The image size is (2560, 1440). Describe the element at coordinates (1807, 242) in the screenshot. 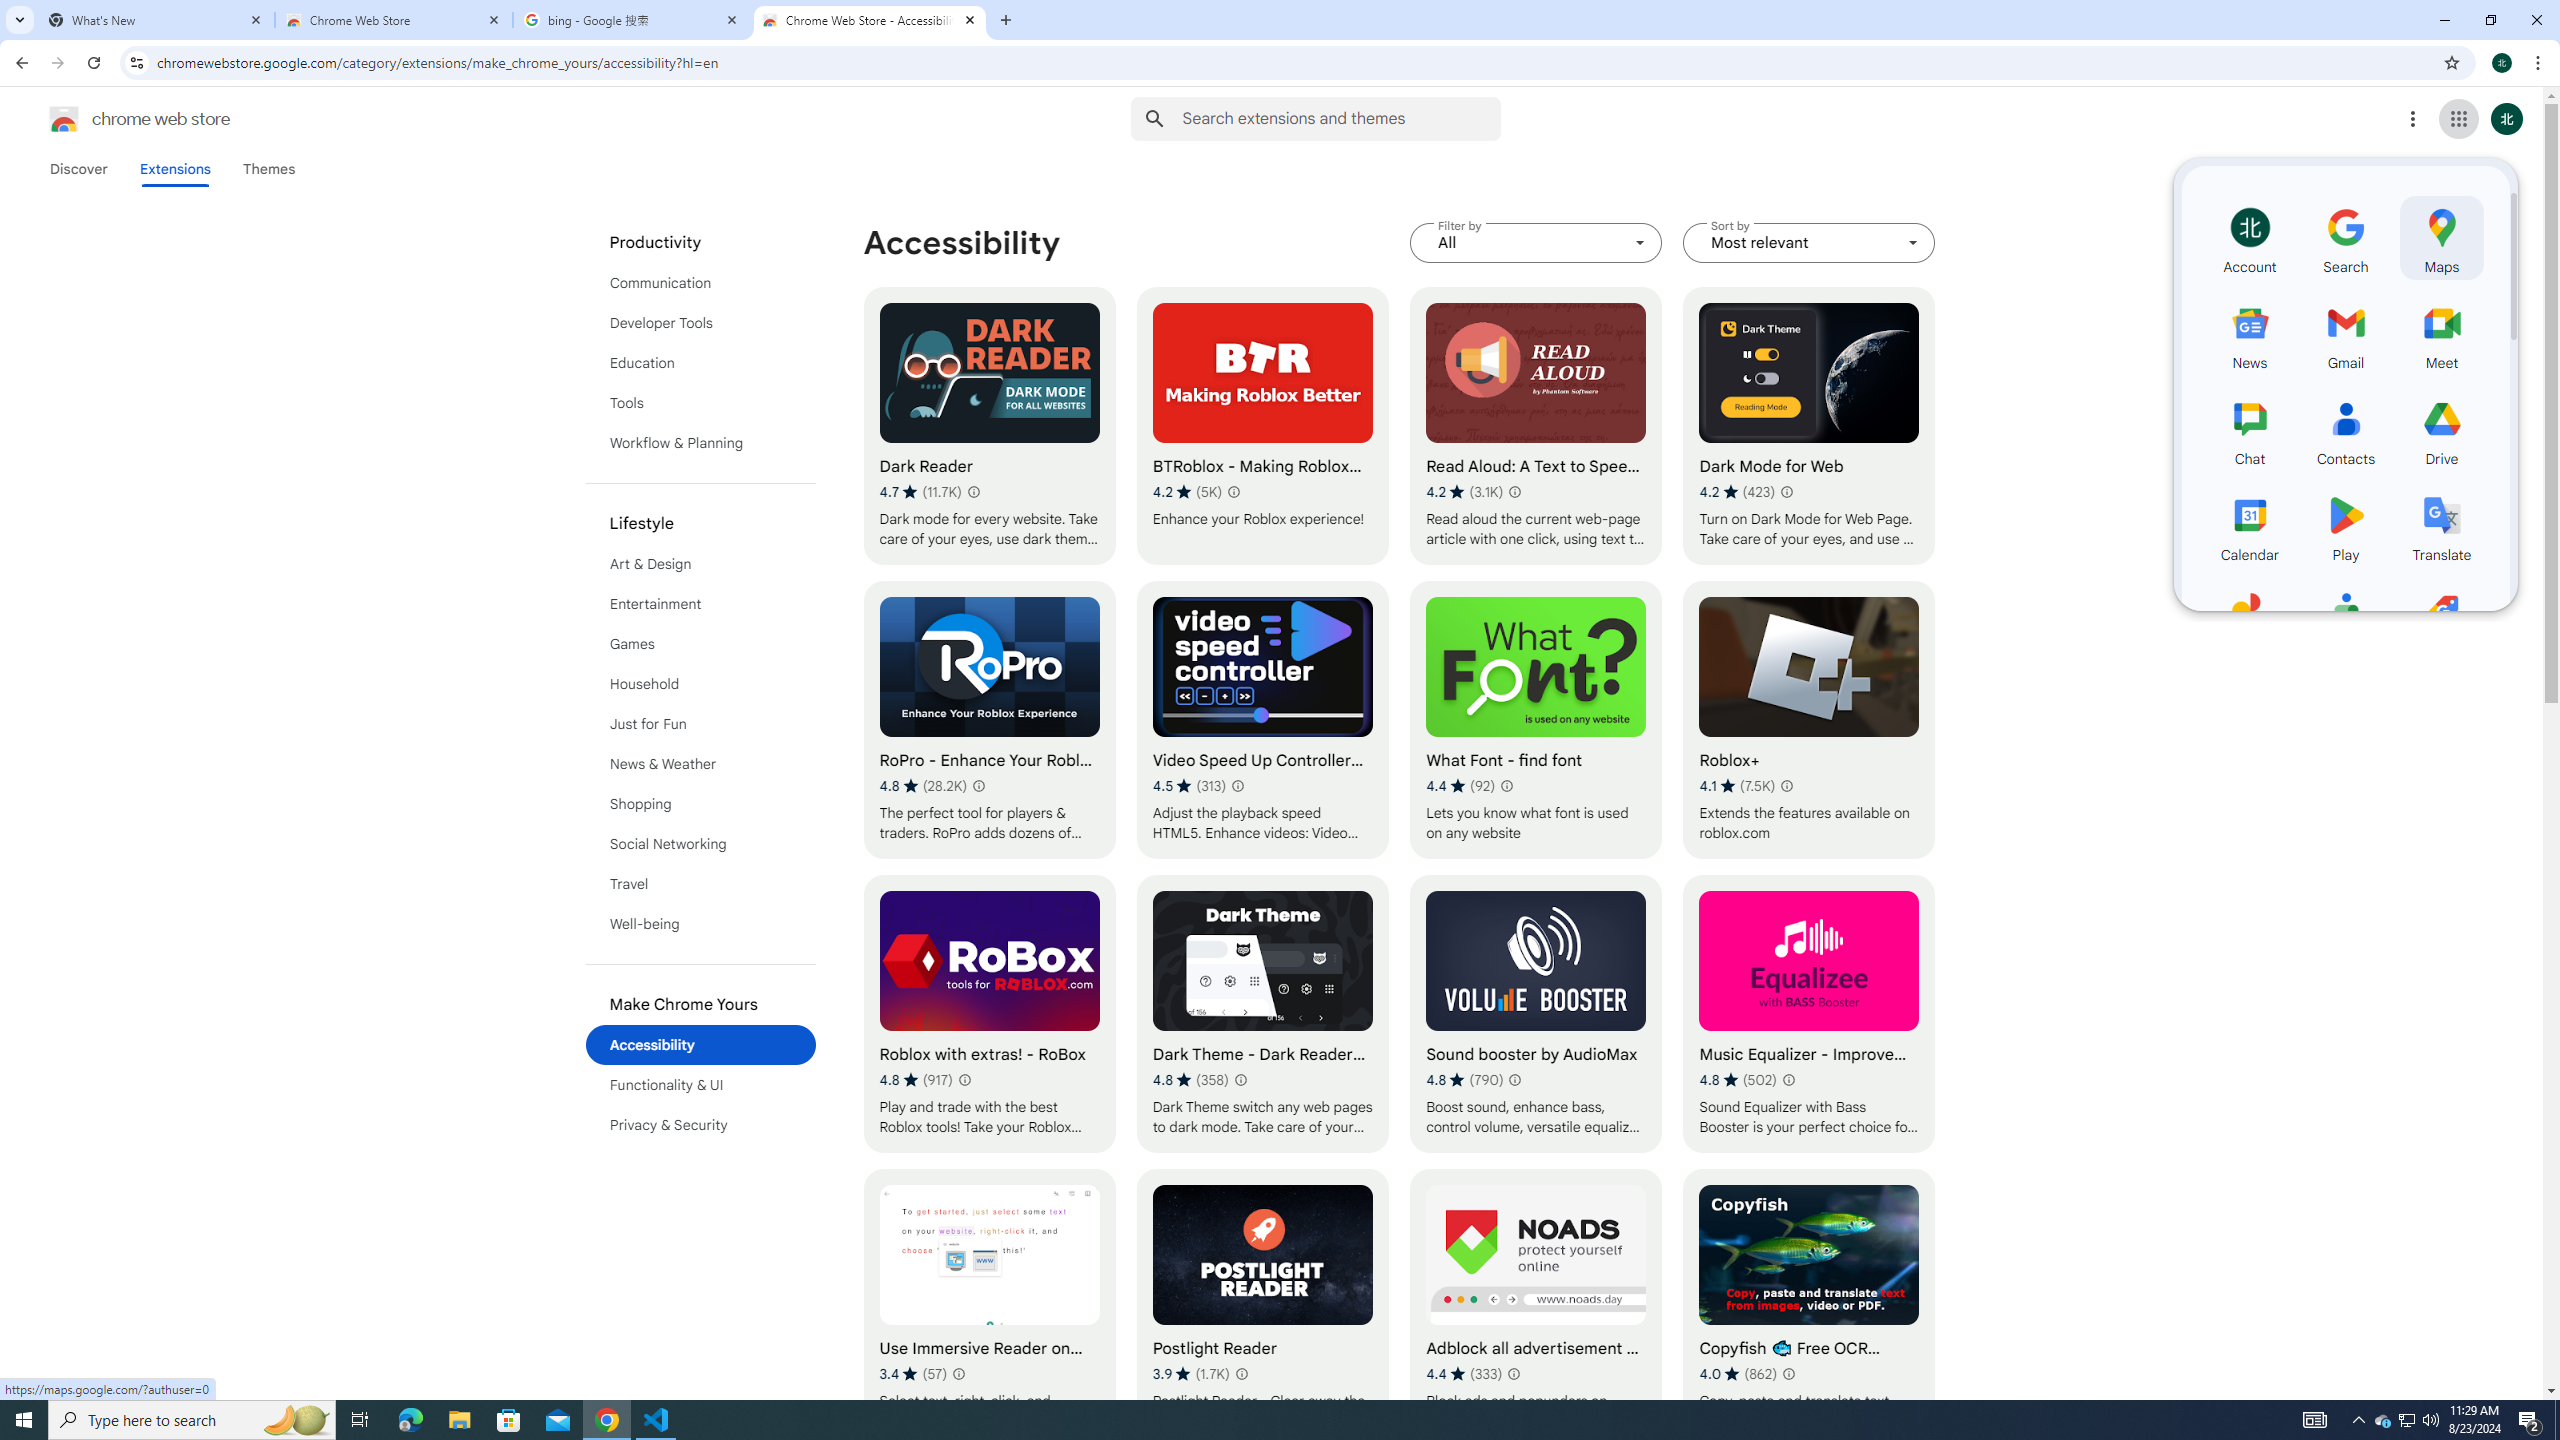

I see `'Sort by Most relevant'` at that location.